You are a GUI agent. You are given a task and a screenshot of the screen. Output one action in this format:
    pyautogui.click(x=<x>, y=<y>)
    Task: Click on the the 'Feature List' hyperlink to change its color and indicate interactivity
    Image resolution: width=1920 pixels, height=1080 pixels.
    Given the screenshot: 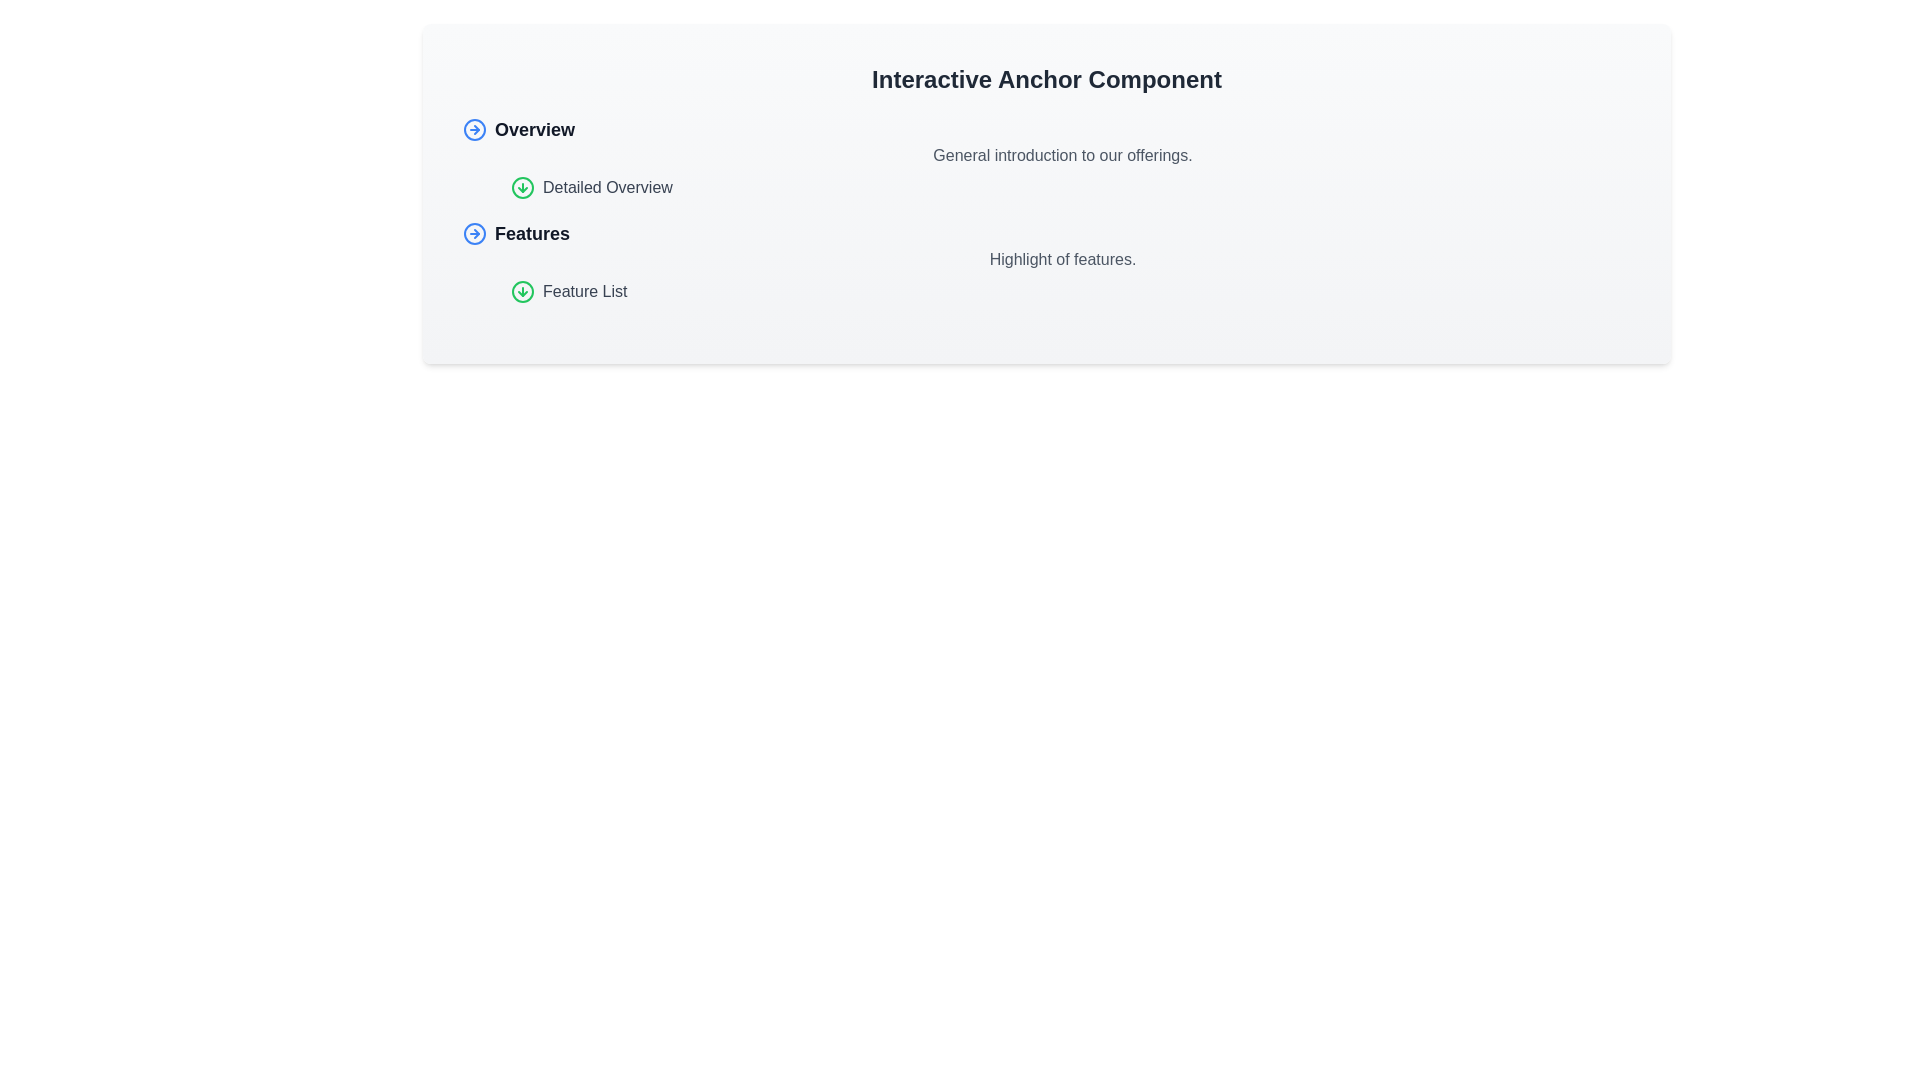 What is the action you would take?
    pyautogui.click(x=584, y=292)
    